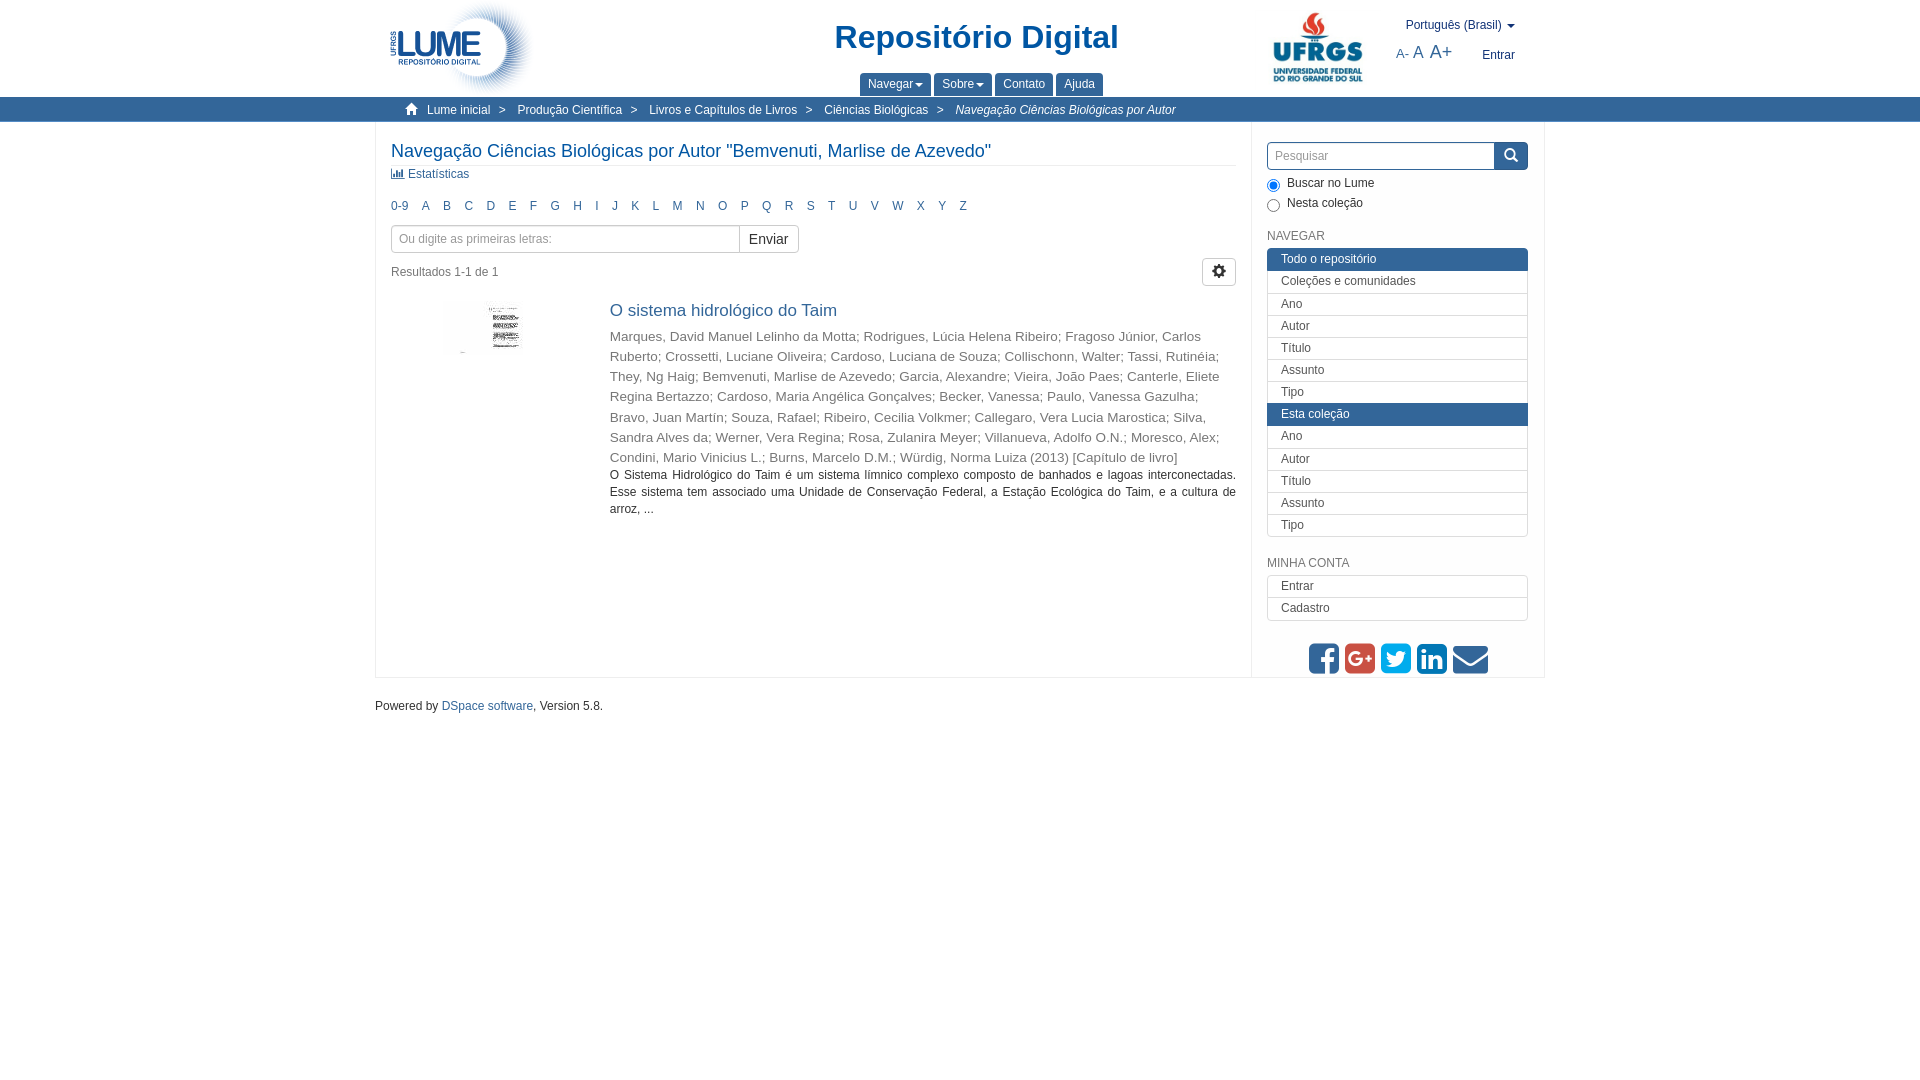 The height and width of the screenshot is (1080, 1920). Describe the element at coordinates (1417, 51) in the screenshot. I see `'A'` at that location.